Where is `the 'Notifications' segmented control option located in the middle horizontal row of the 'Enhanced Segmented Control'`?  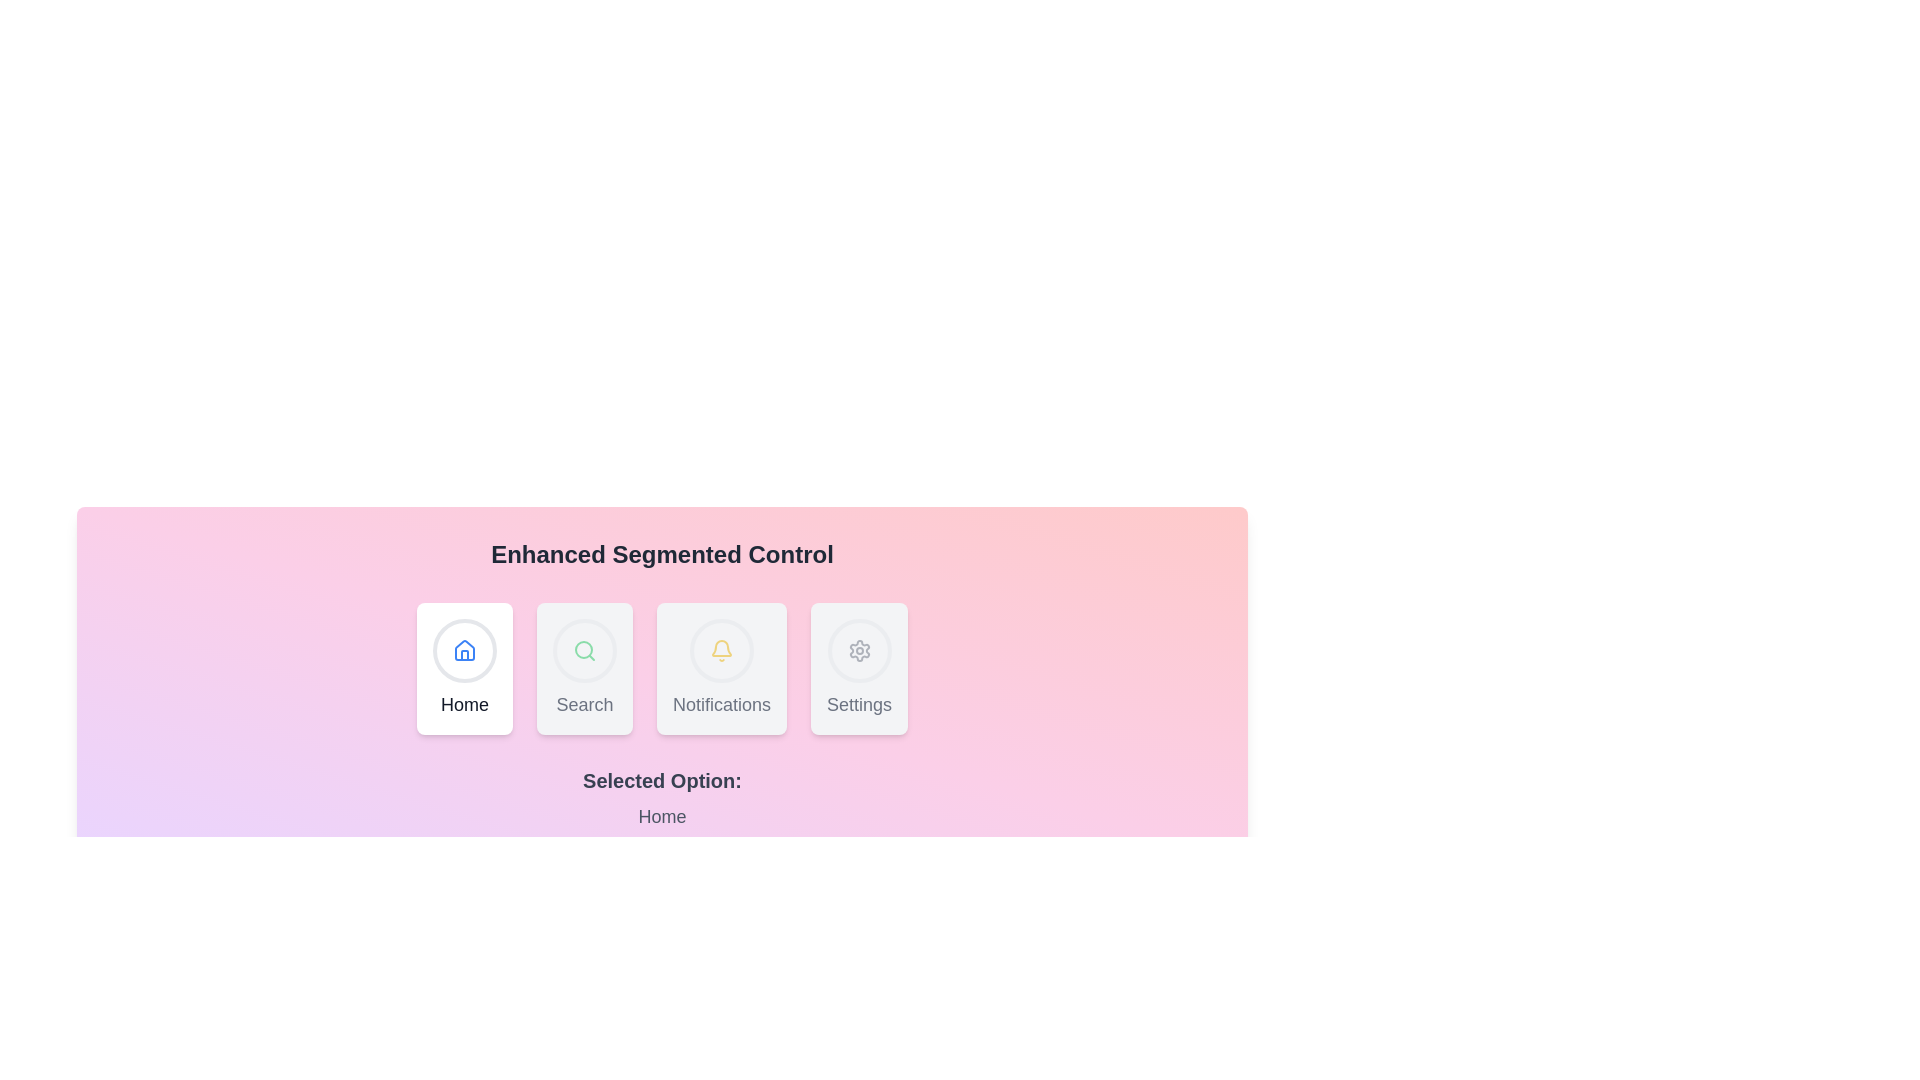 the 'Notifications' segmented control option located in the middle horizontal row of the 'Enhanced Segmented Control' is located at coordinates (662, 668).